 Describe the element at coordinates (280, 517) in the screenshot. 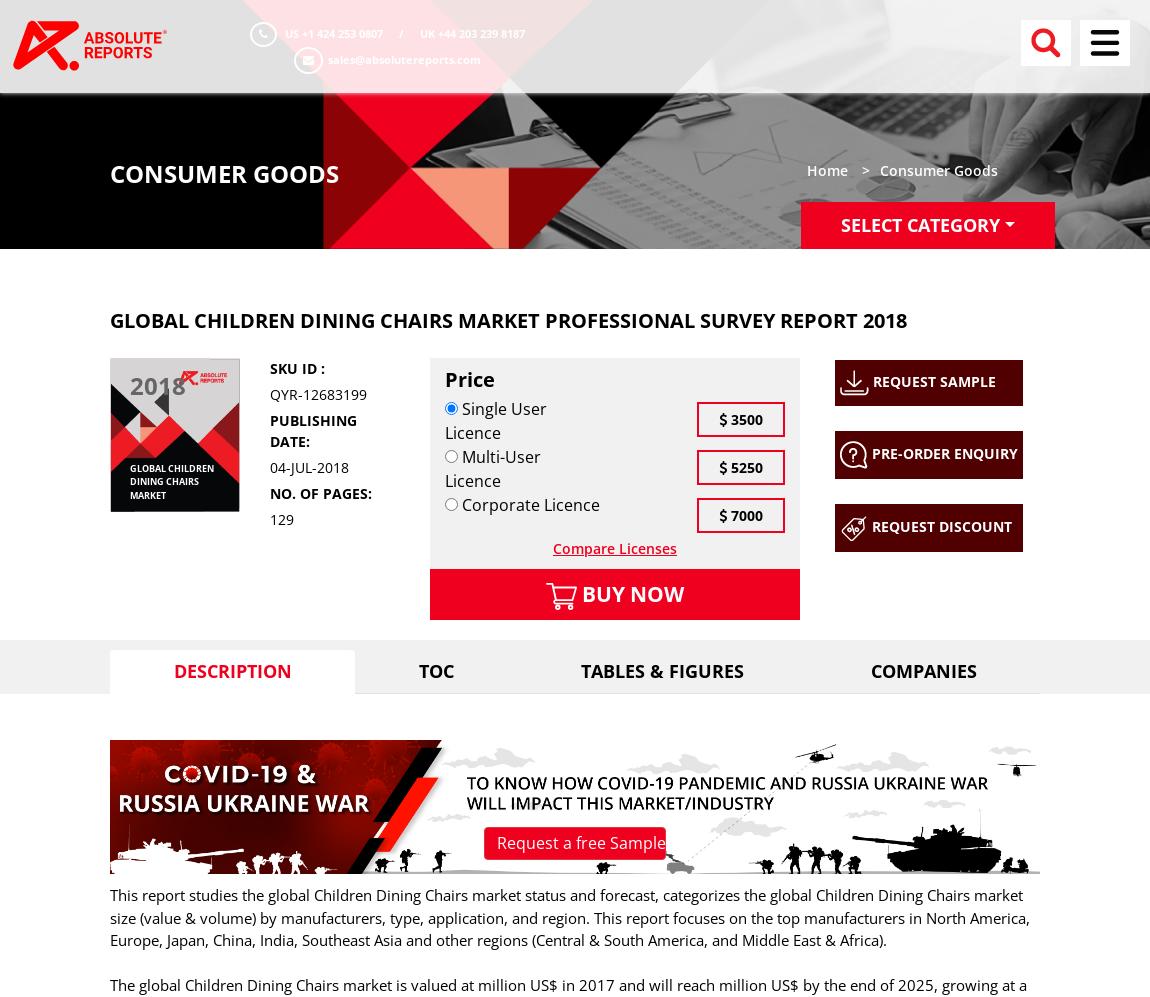

I see `'129'` at that location.